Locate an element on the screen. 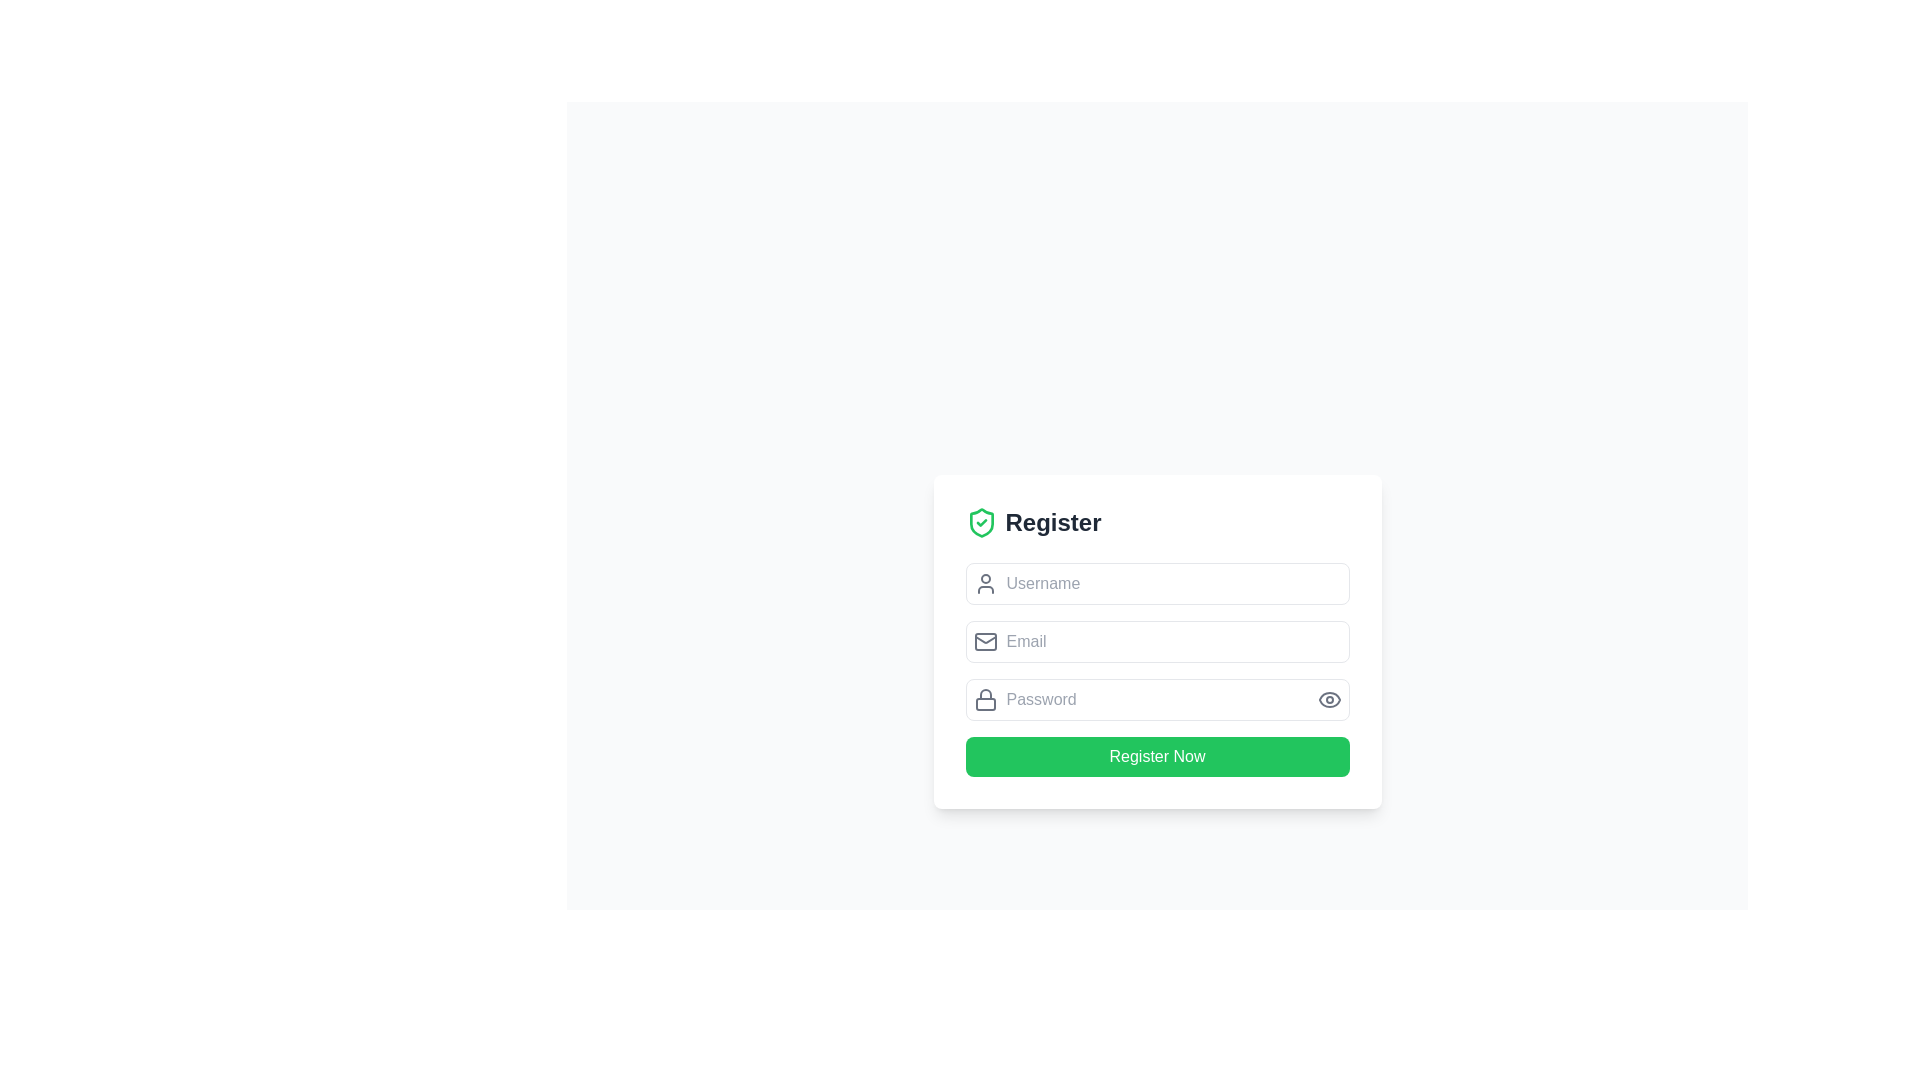 Image resolution: width=1920 pixels, height=1080 pixels. the Graphical Icon Component adjacent to the email field, which visually reinforces the context of the email input is located at coordinates (985, 640).